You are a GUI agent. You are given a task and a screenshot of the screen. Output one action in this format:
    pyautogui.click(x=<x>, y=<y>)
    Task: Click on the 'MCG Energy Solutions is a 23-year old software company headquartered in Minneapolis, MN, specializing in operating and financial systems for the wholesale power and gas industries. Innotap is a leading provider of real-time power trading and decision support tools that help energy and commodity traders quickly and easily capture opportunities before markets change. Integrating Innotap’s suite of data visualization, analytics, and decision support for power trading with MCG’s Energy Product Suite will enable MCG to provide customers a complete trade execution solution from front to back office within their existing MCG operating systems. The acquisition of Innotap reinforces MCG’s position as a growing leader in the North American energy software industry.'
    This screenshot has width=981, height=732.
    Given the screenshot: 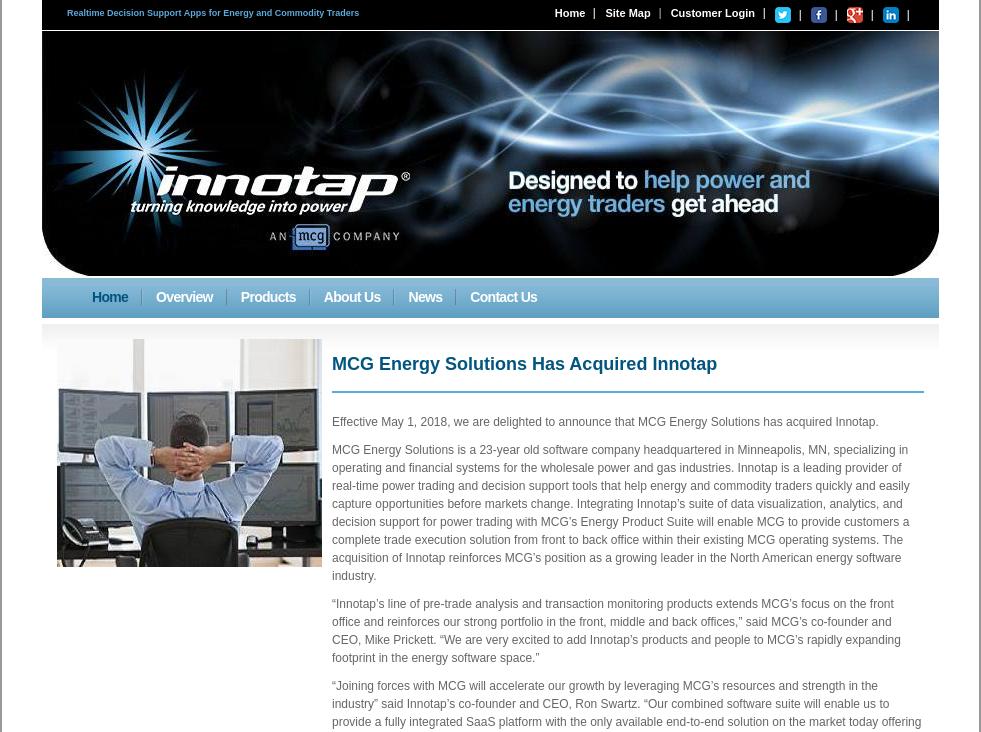 What is the action you would take?
    pyautogui.click(x=620, y=512)
    